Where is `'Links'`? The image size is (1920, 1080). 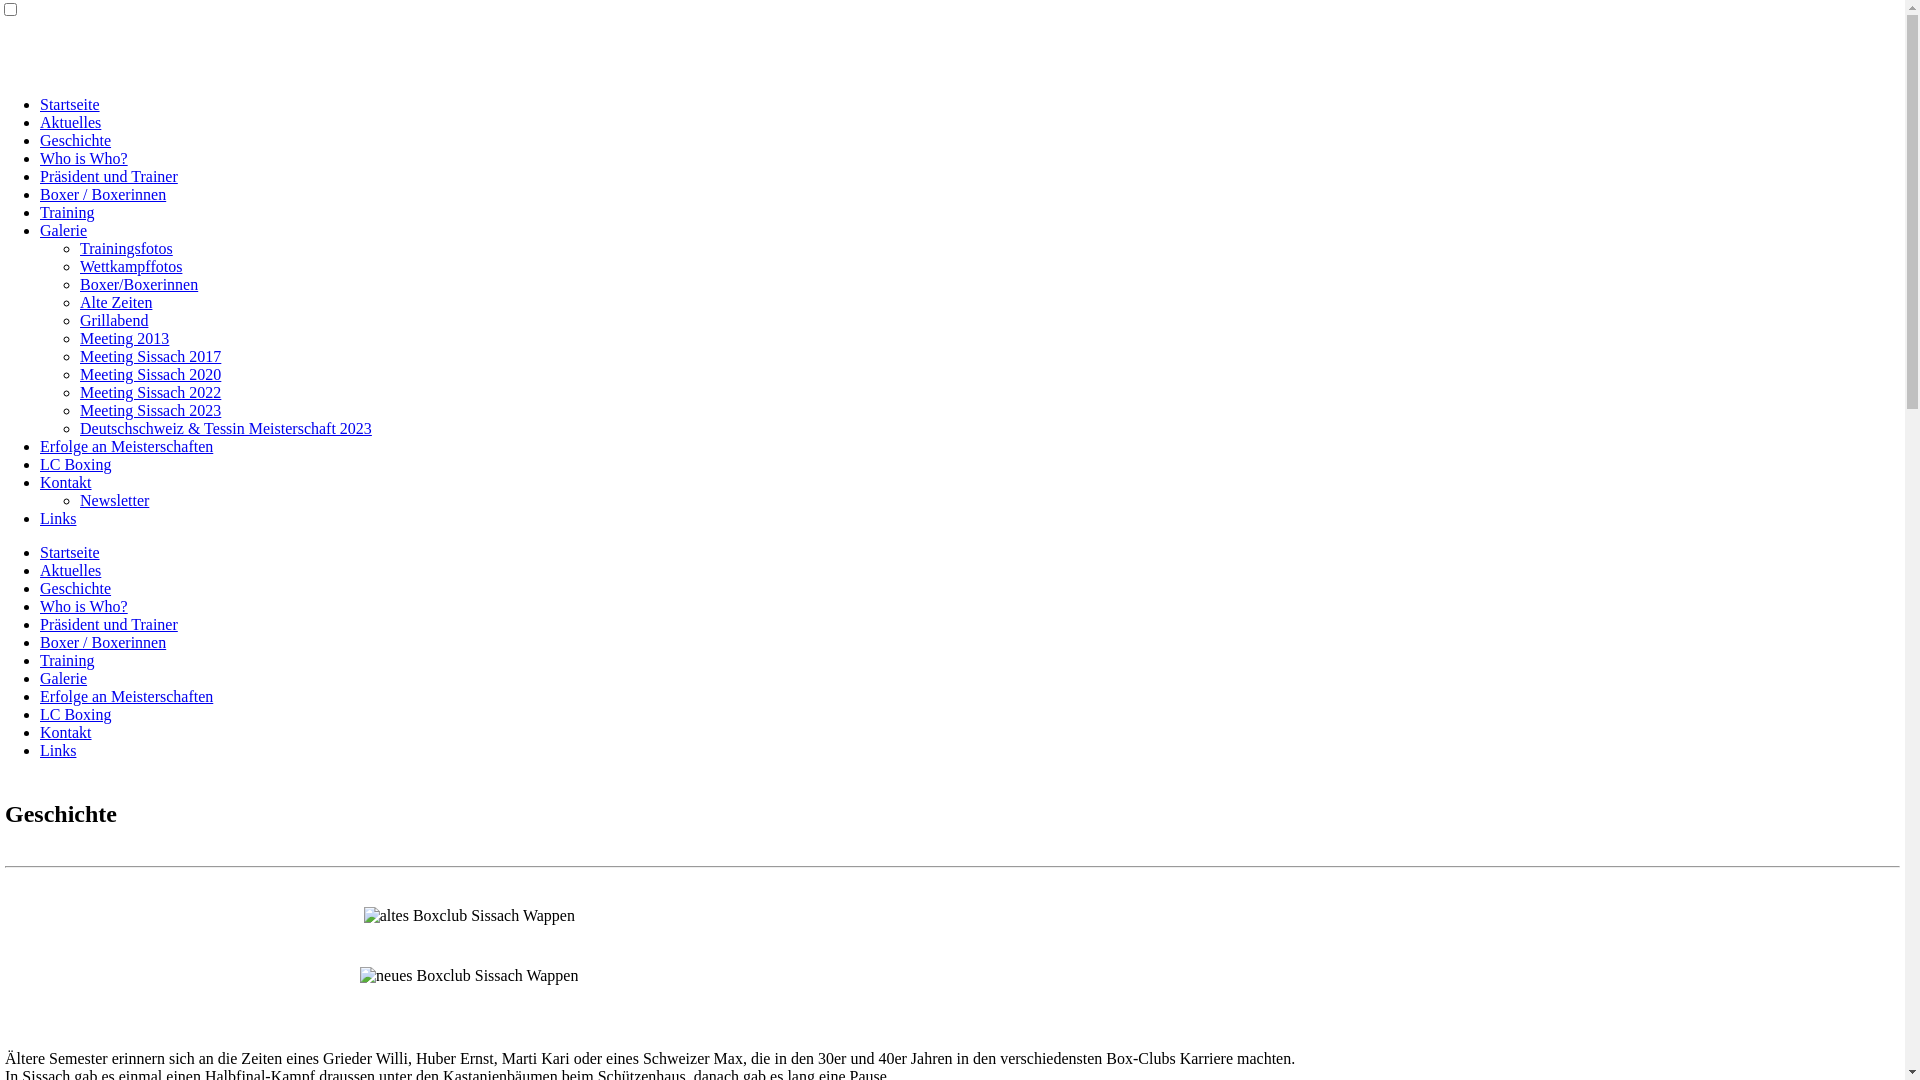 'Links' is located at coordinates (57, 517).